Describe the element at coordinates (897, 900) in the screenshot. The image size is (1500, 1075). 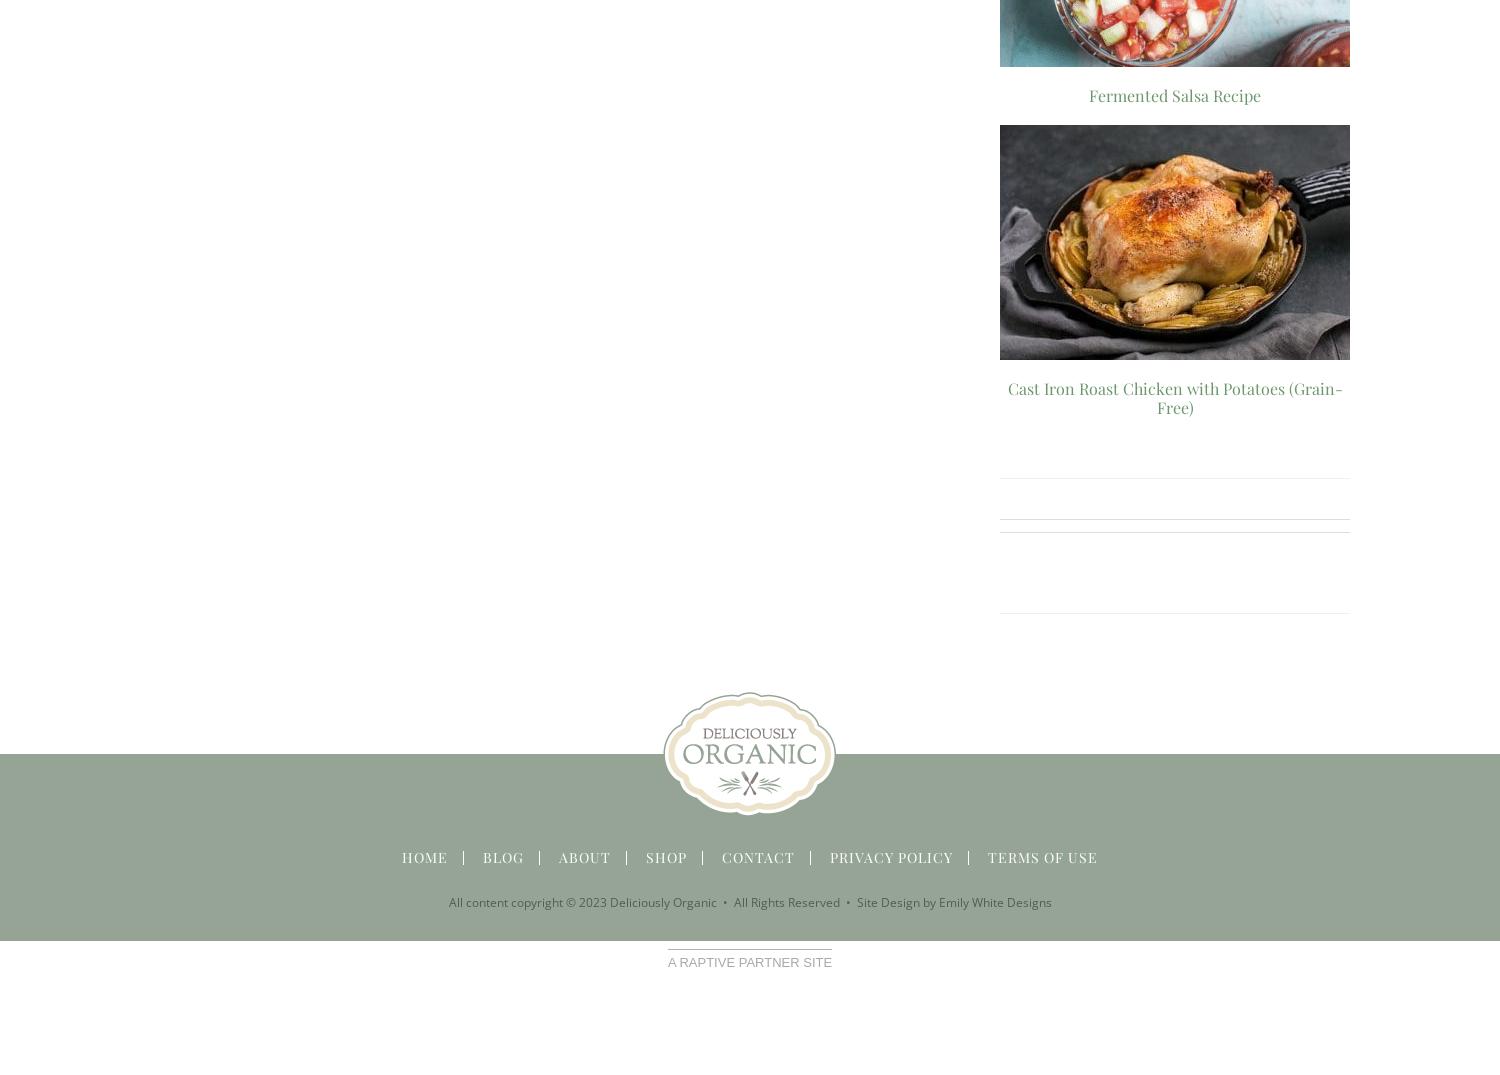
I see `'Site Design by'` at that location.